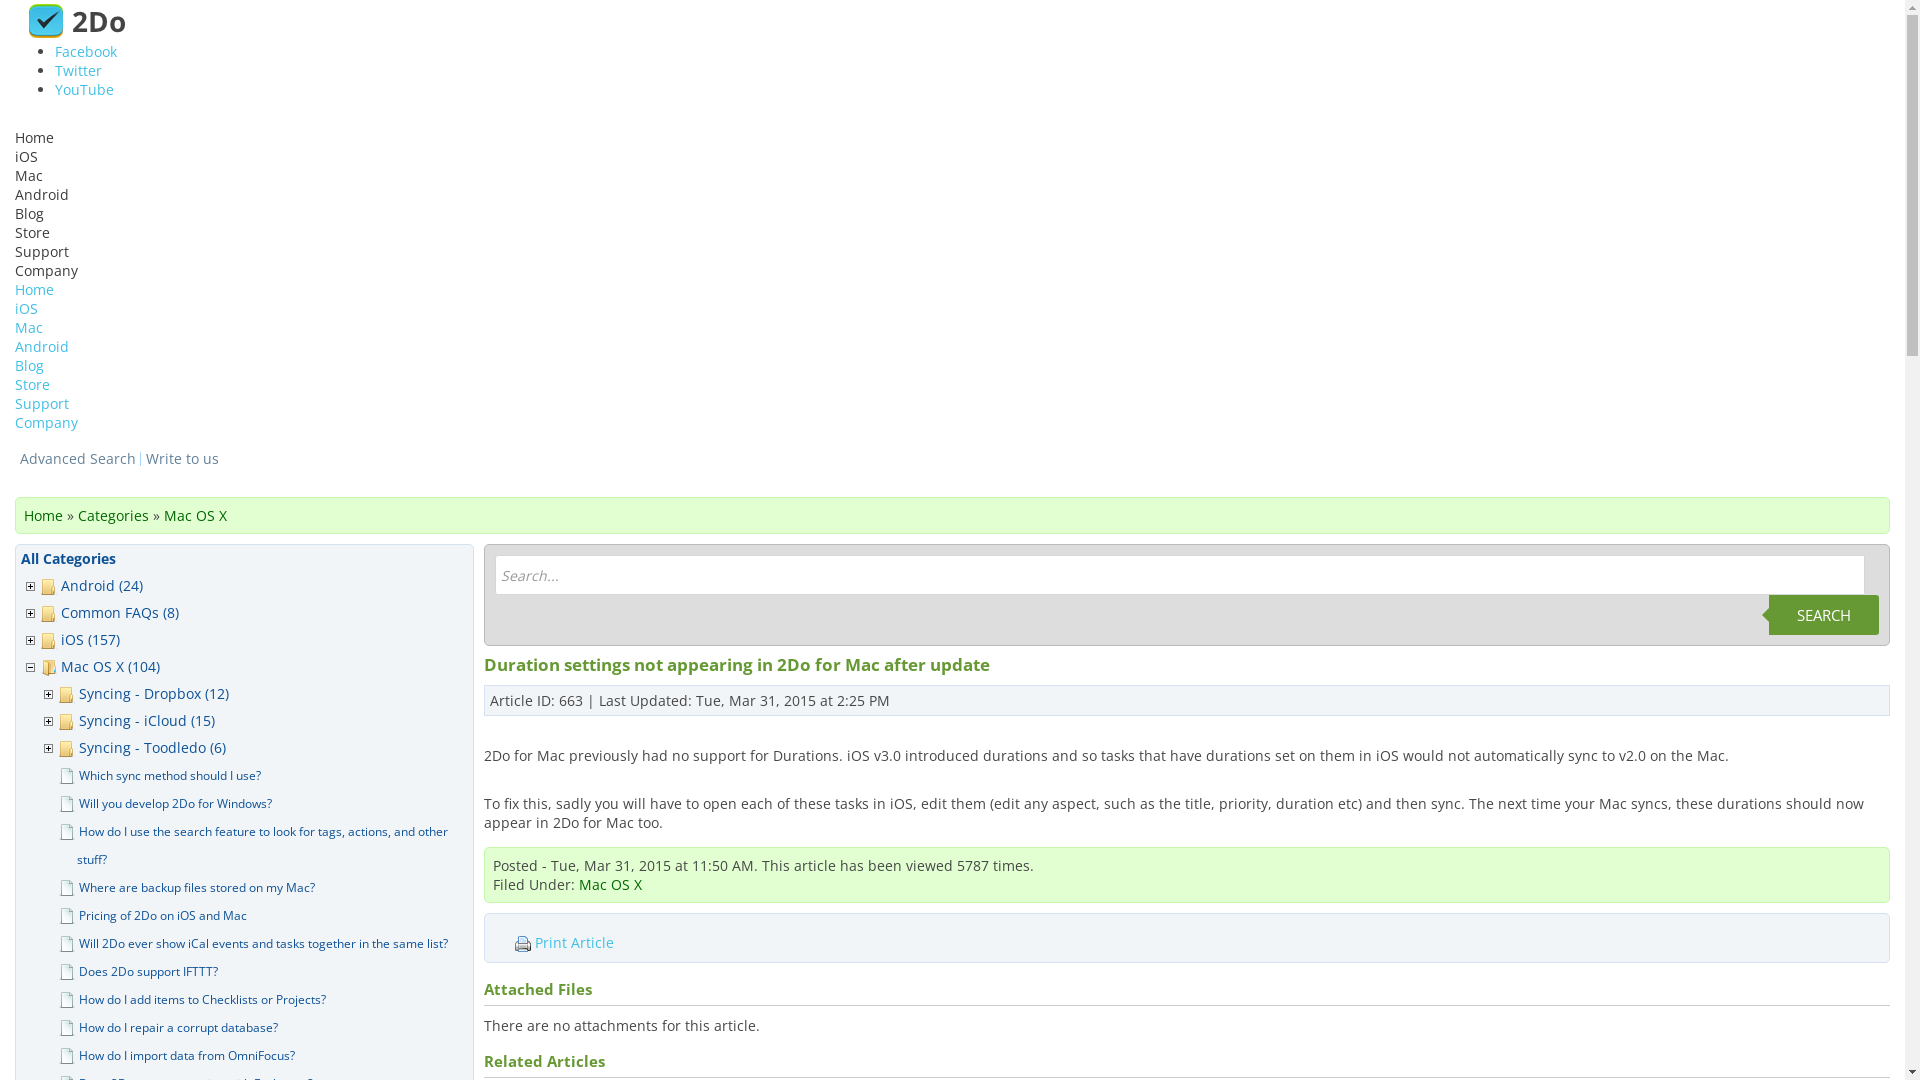 Image resolution: width=1920 pixels, height=1080 pixels. What do you see at coordinates (609, 883) in the screenshot?
I see `'Mac OS X'` at bounding box center [609, 883].